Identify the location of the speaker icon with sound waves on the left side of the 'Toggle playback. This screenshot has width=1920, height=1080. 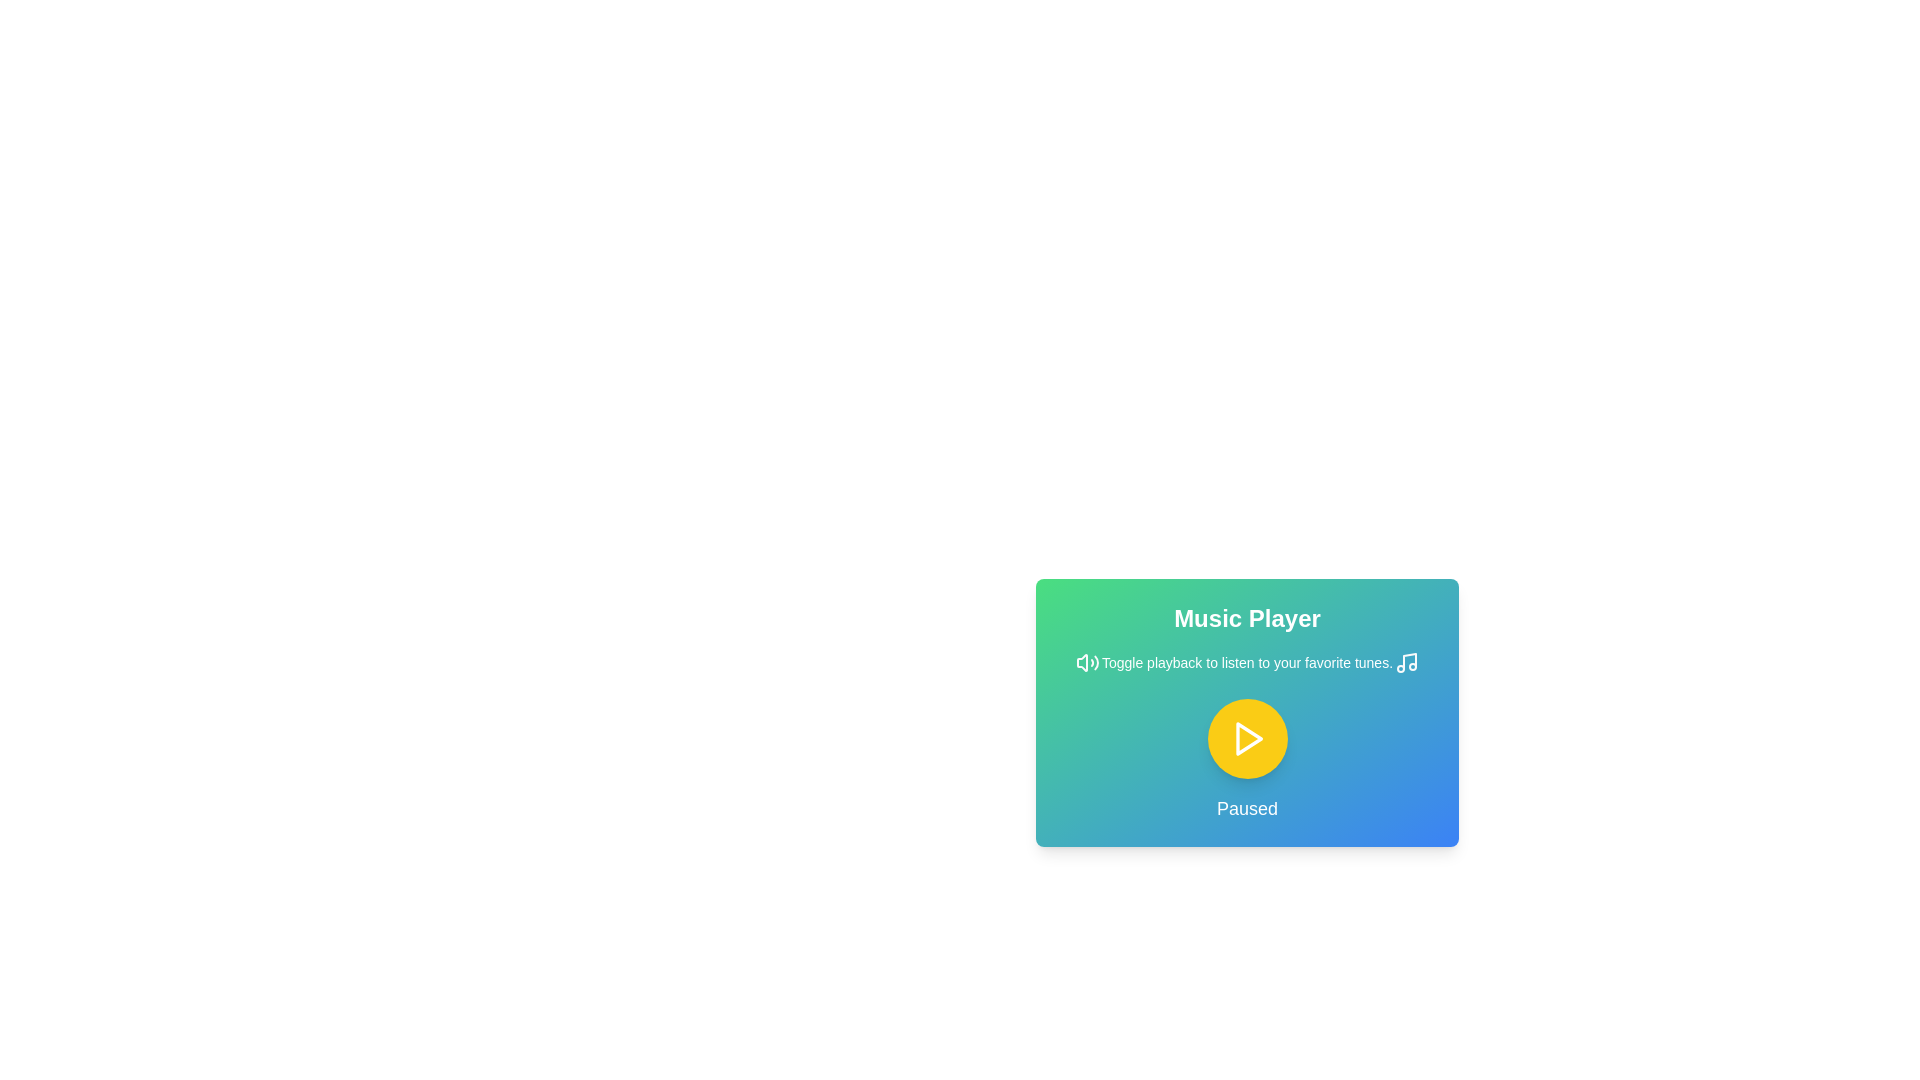
(1087, 663).